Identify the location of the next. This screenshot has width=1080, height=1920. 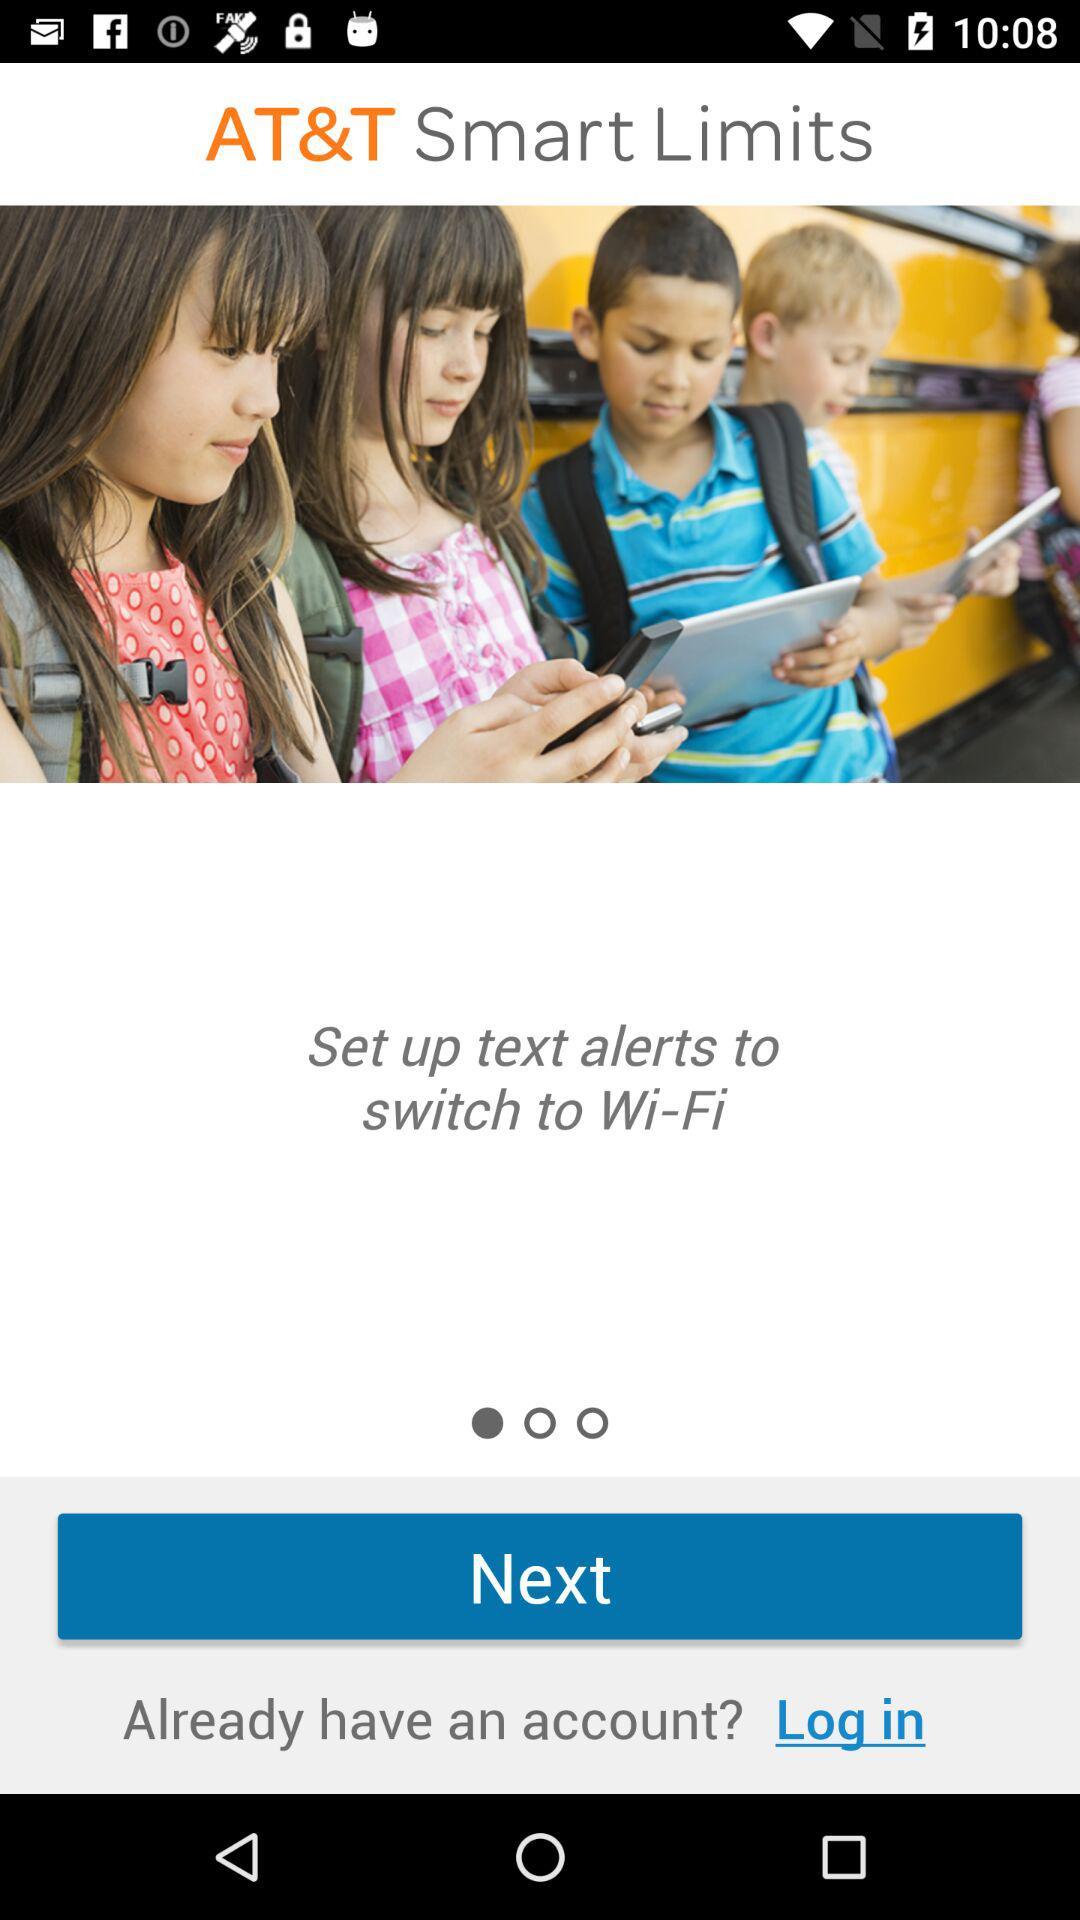
(540, 1575).